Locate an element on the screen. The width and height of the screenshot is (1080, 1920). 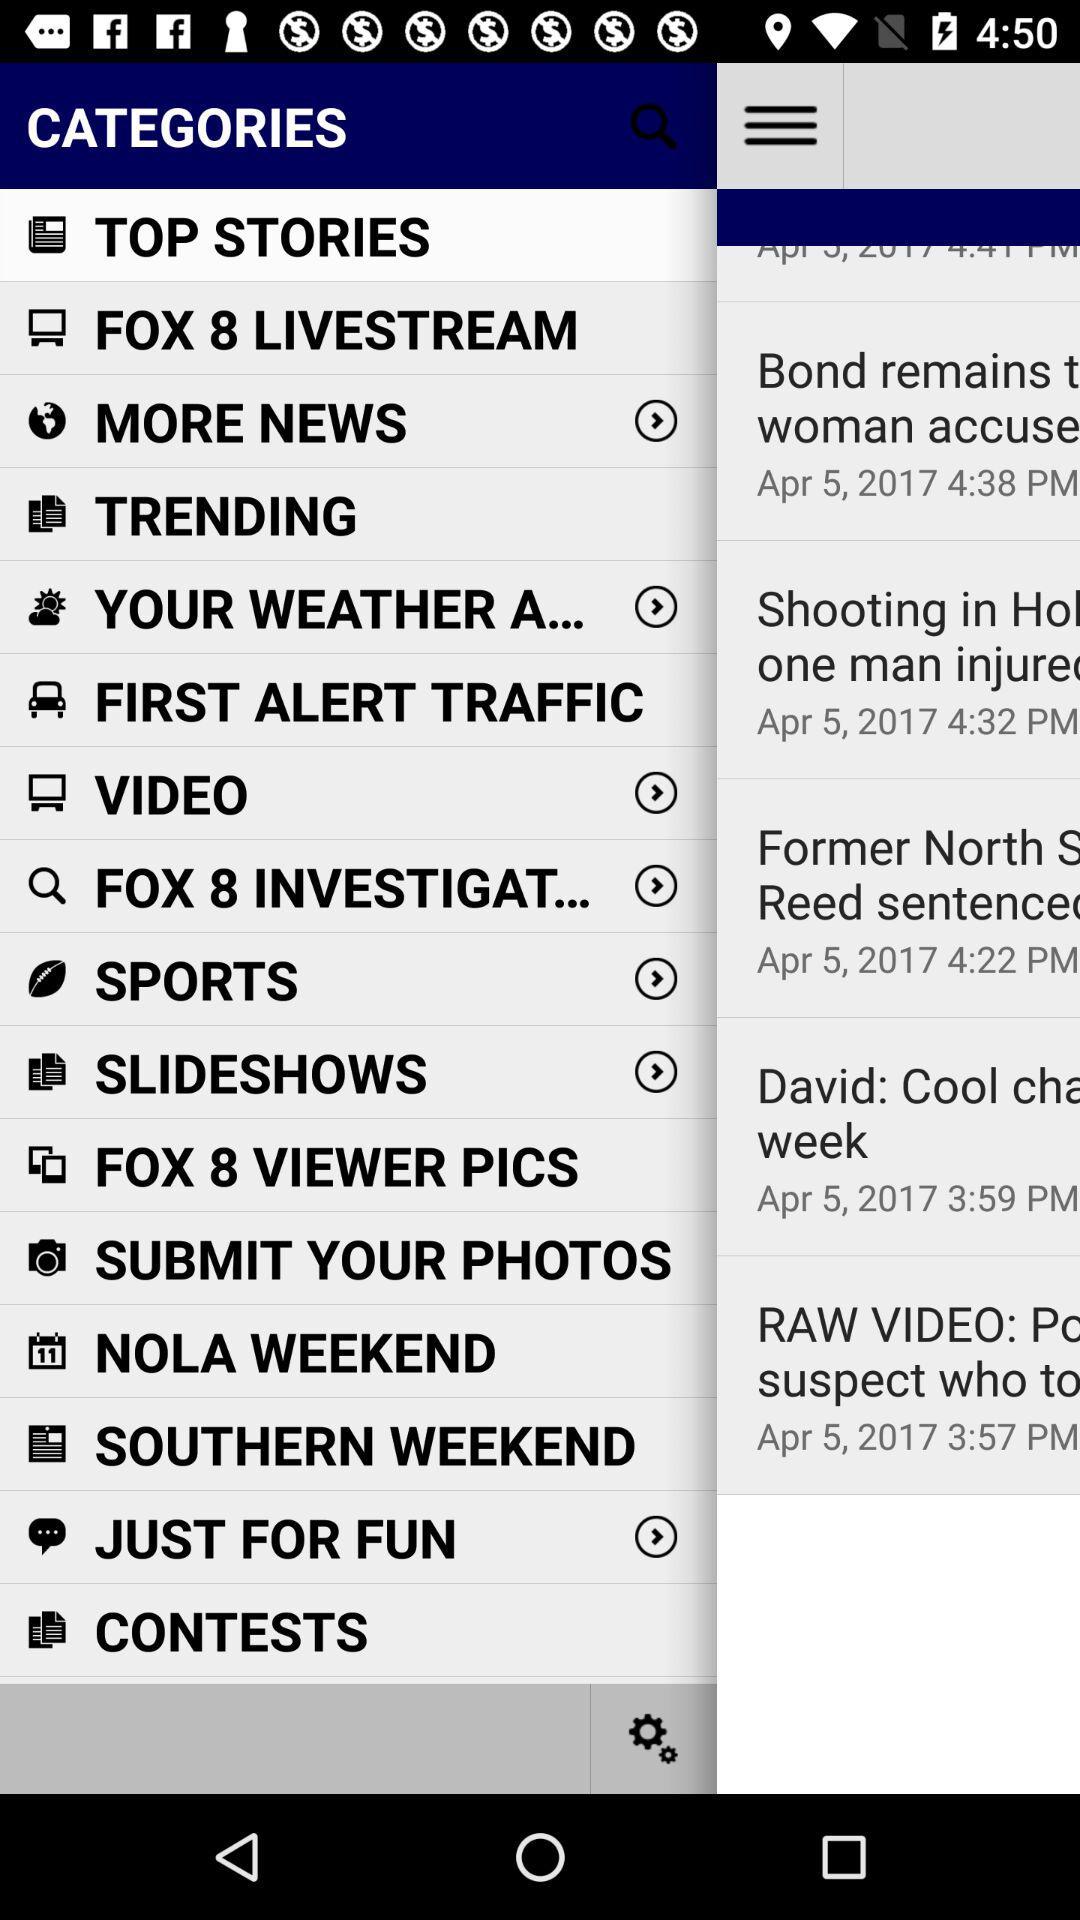
settings button is located at coordinates (778, 124).